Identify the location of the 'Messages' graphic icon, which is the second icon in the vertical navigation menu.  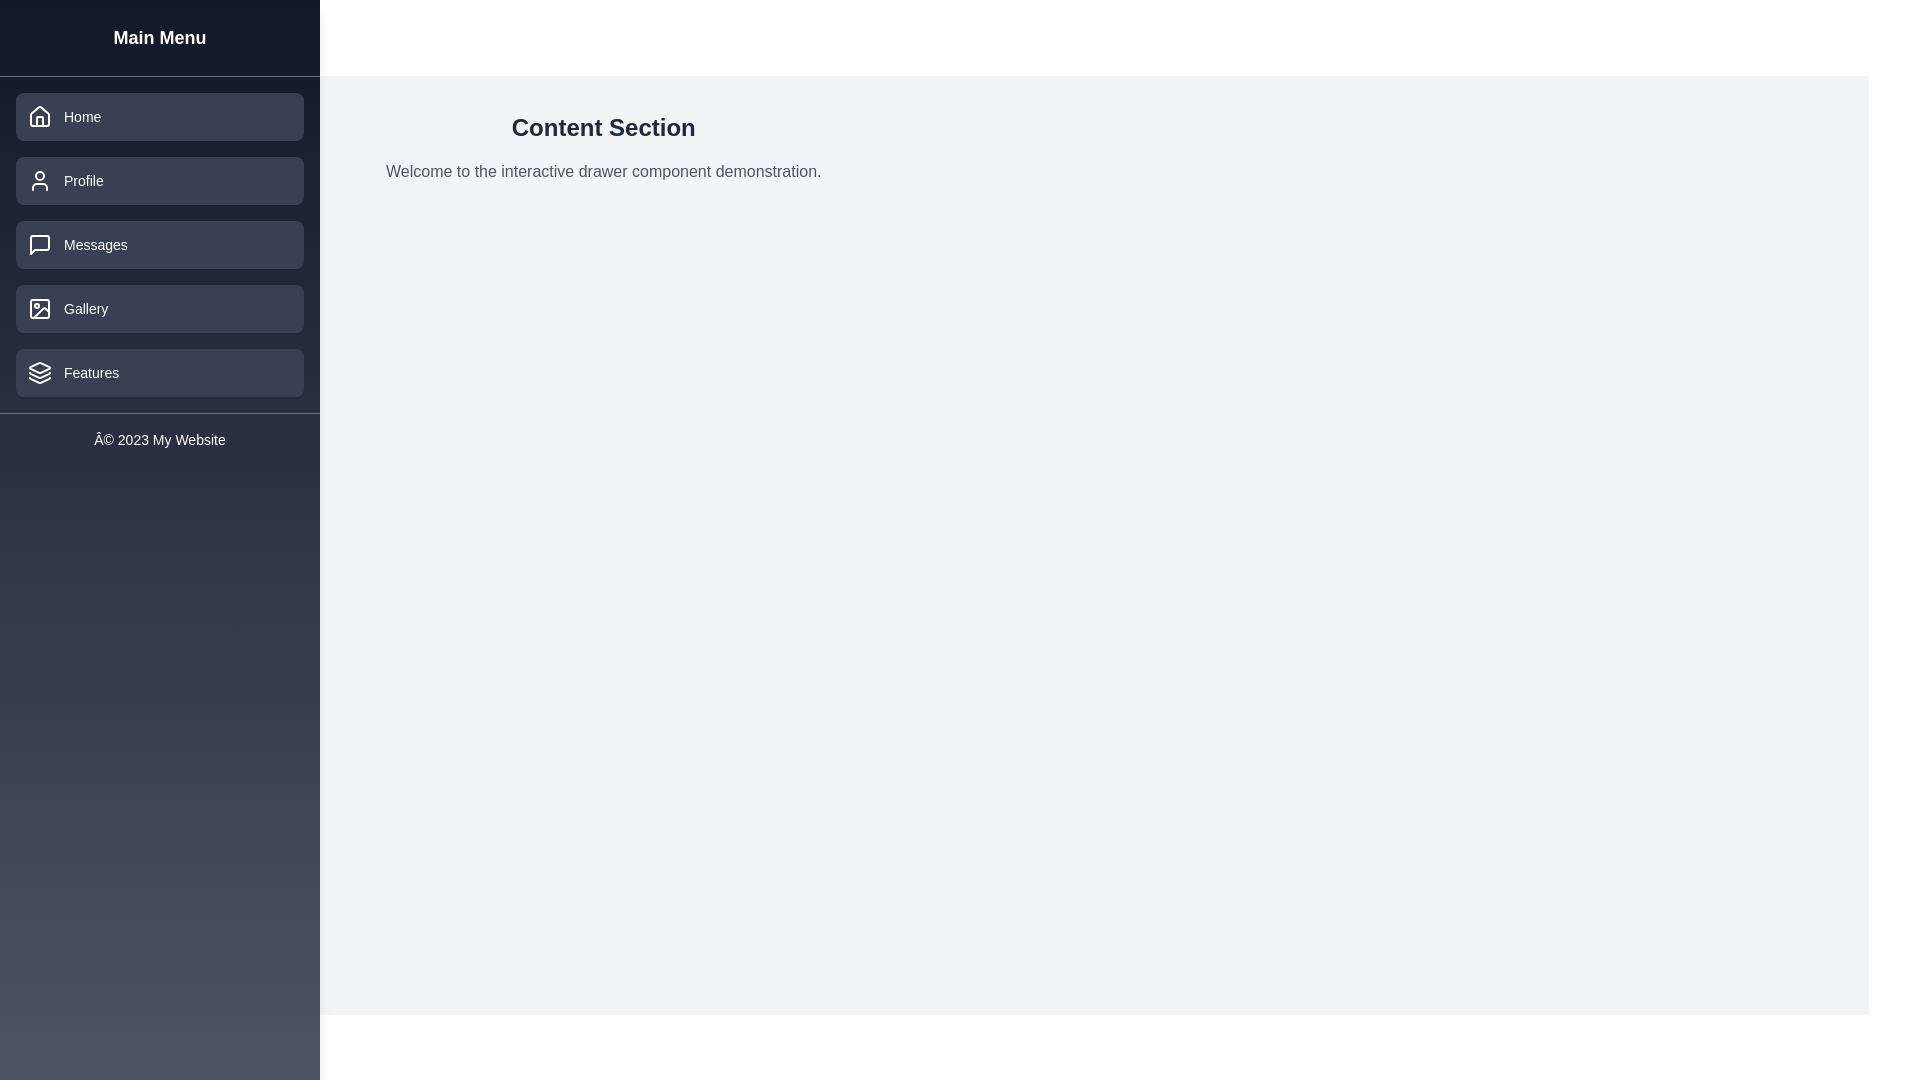
(39, 244).